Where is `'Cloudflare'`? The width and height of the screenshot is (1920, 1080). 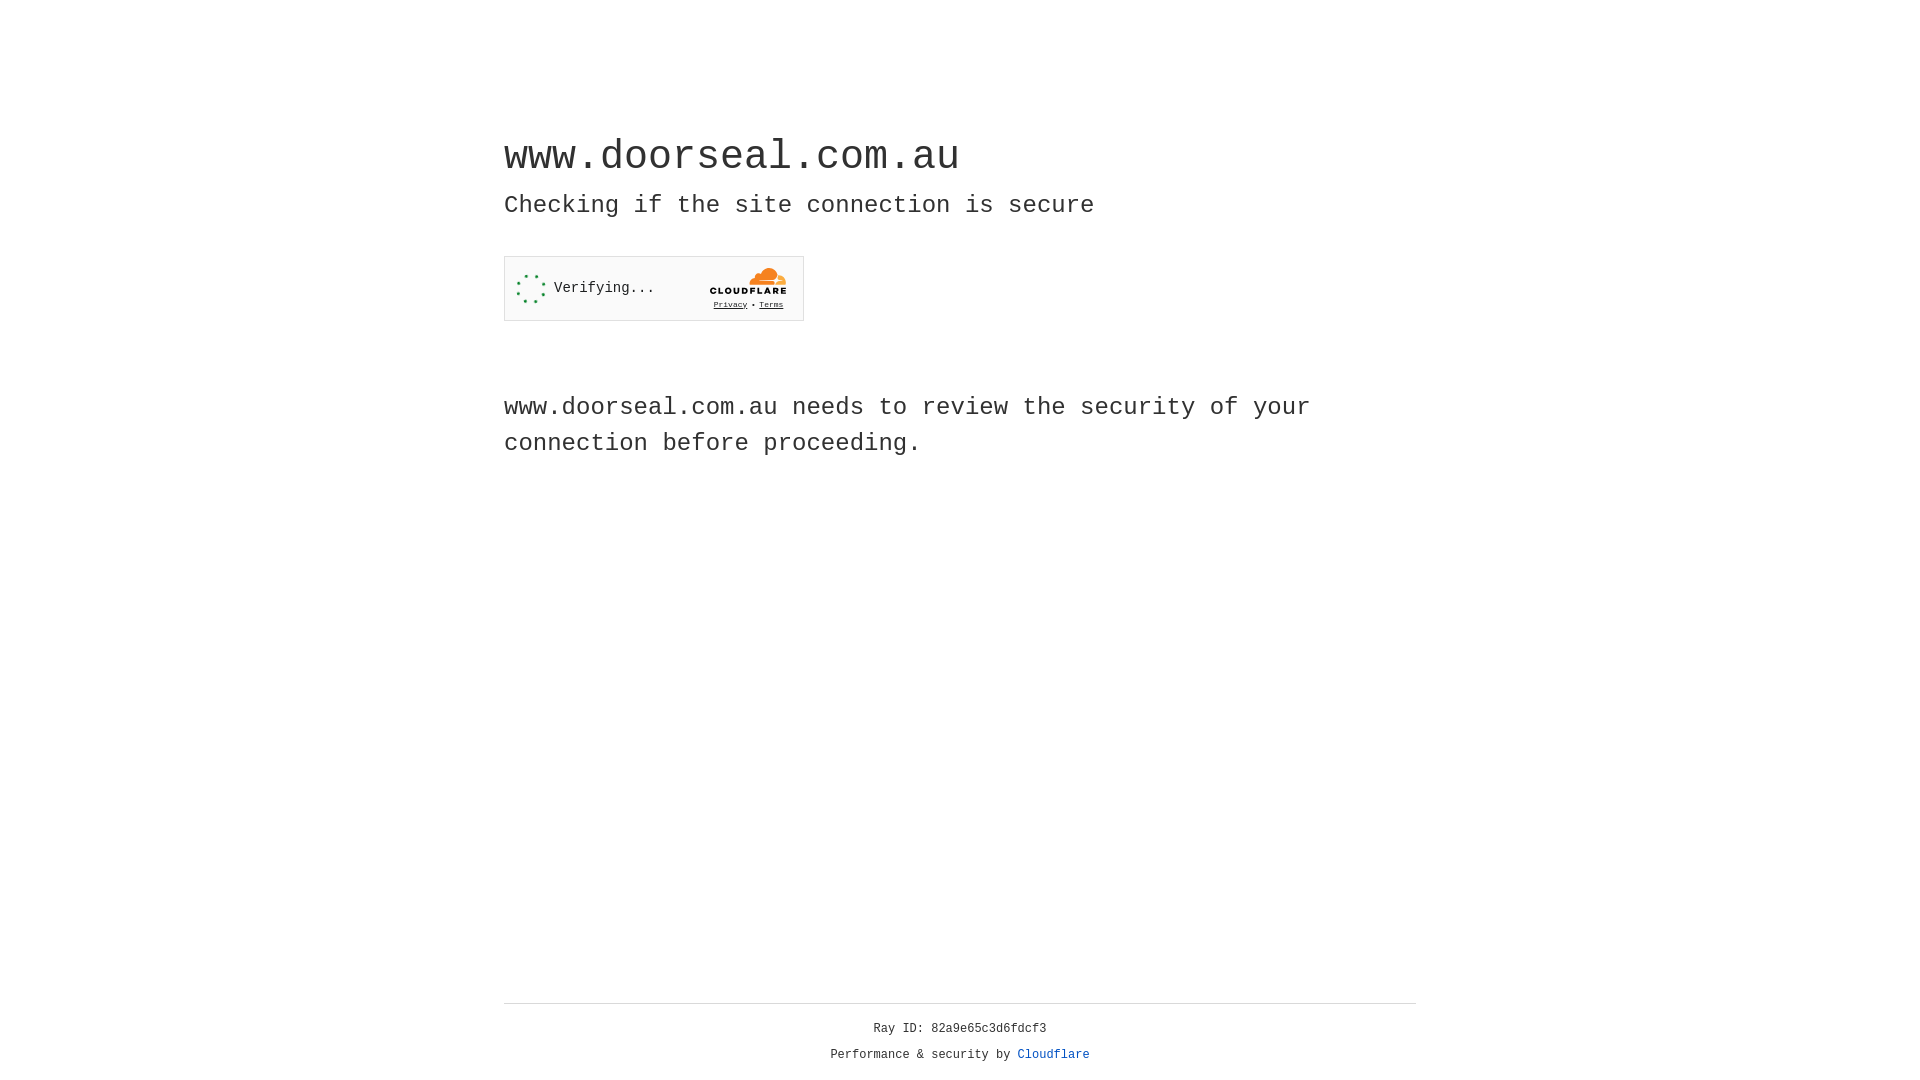
'Cloudflare' is located at coordinates (1053, 1054).